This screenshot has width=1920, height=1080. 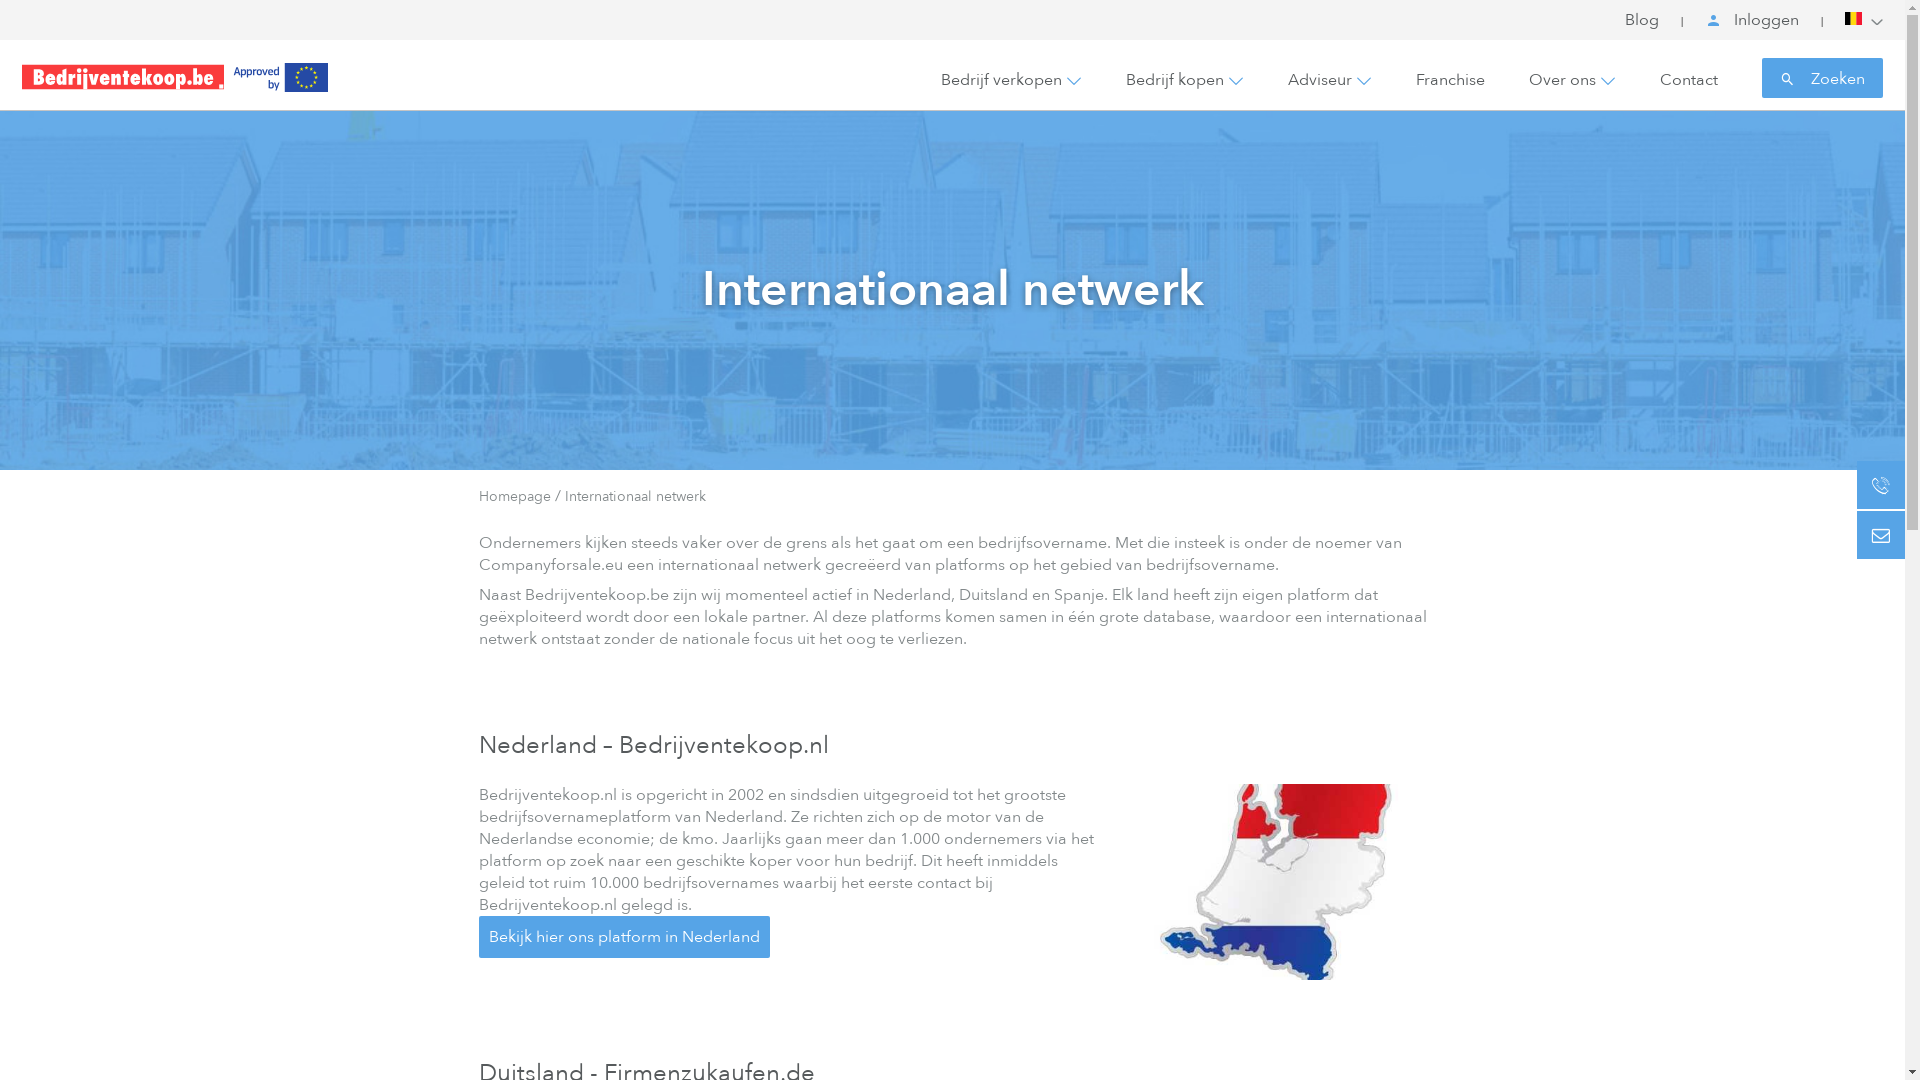 I want to click on 'Franchise', so click(x=1450, y=79).